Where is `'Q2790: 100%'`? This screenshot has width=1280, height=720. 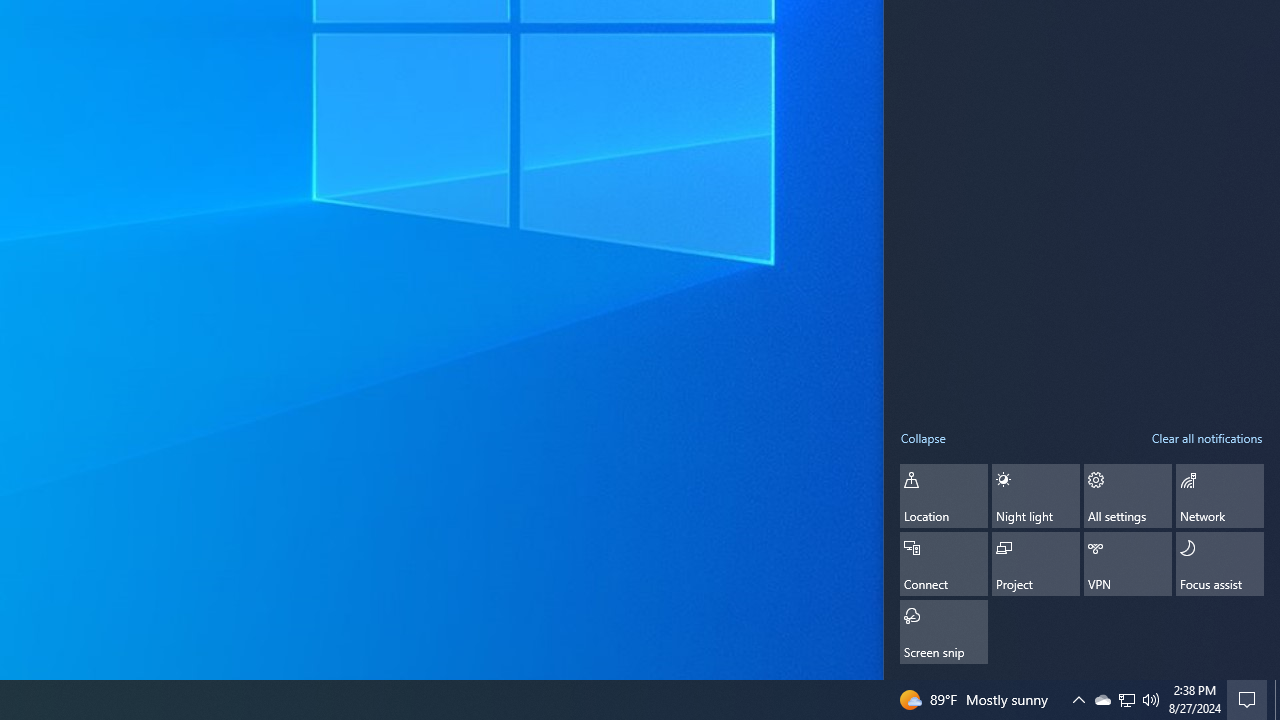 'Q2790: 100%' is located at coordinates (1127, 698).